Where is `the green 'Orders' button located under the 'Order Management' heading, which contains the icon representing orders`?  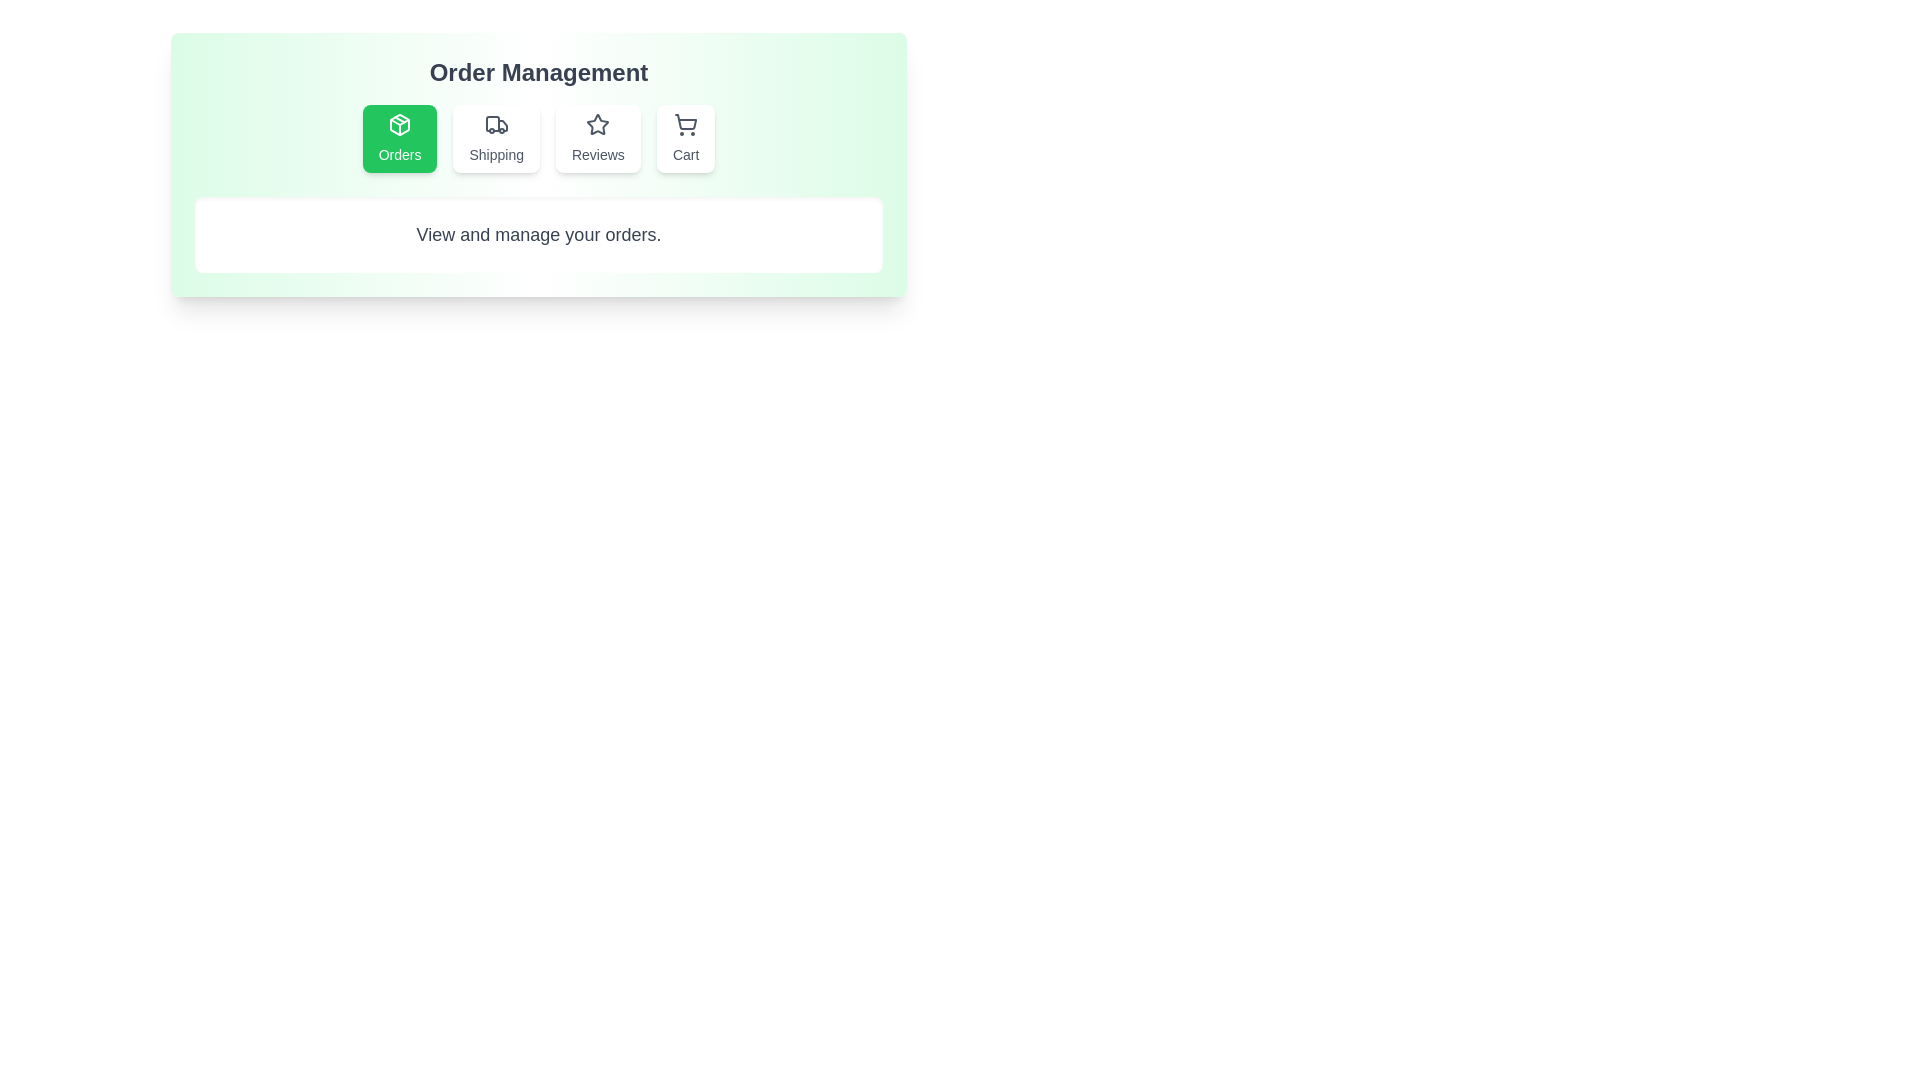 the green 'Orders' button located under the 'Order Management' heading, which contains the icon representing orders is located at coordinates (400, 124).